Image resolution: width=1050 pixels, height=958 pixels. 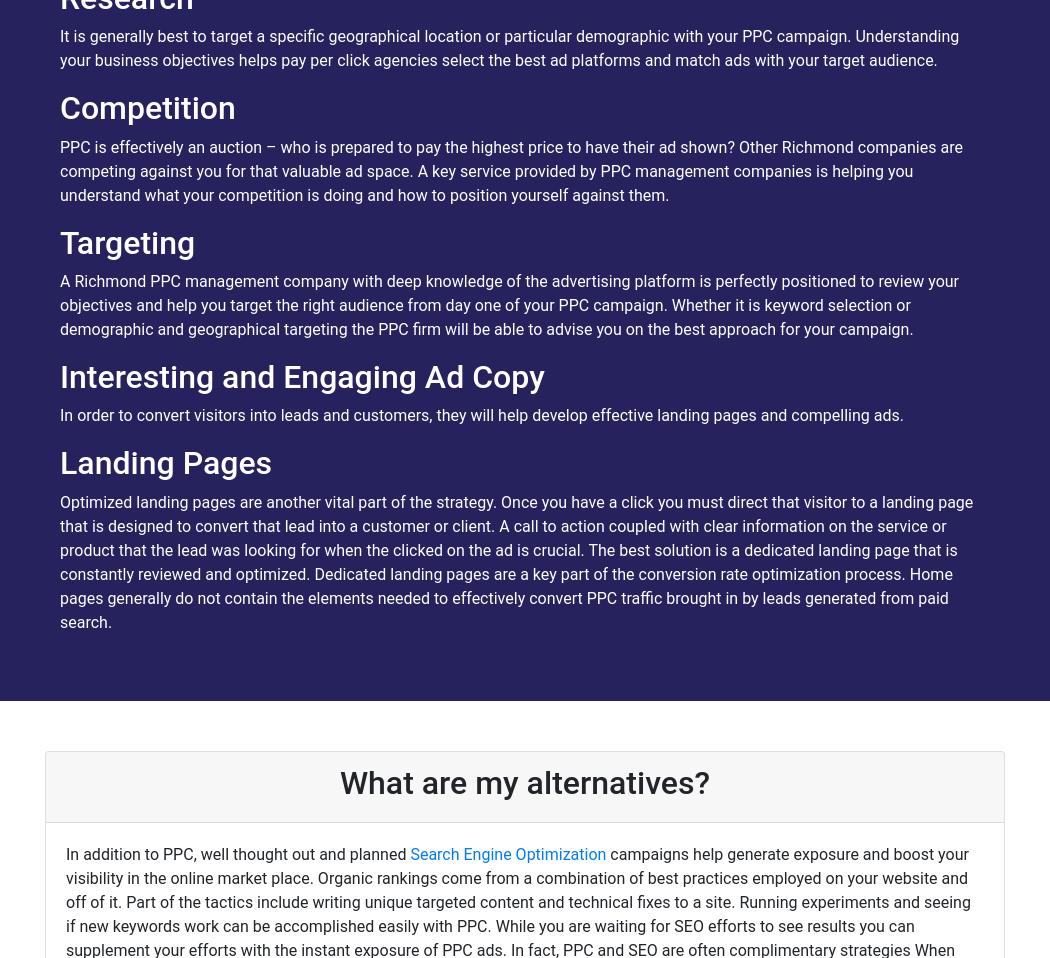 I want to click on 'Interesting and Engaging Ad Copy', so click(x=58, y=375).